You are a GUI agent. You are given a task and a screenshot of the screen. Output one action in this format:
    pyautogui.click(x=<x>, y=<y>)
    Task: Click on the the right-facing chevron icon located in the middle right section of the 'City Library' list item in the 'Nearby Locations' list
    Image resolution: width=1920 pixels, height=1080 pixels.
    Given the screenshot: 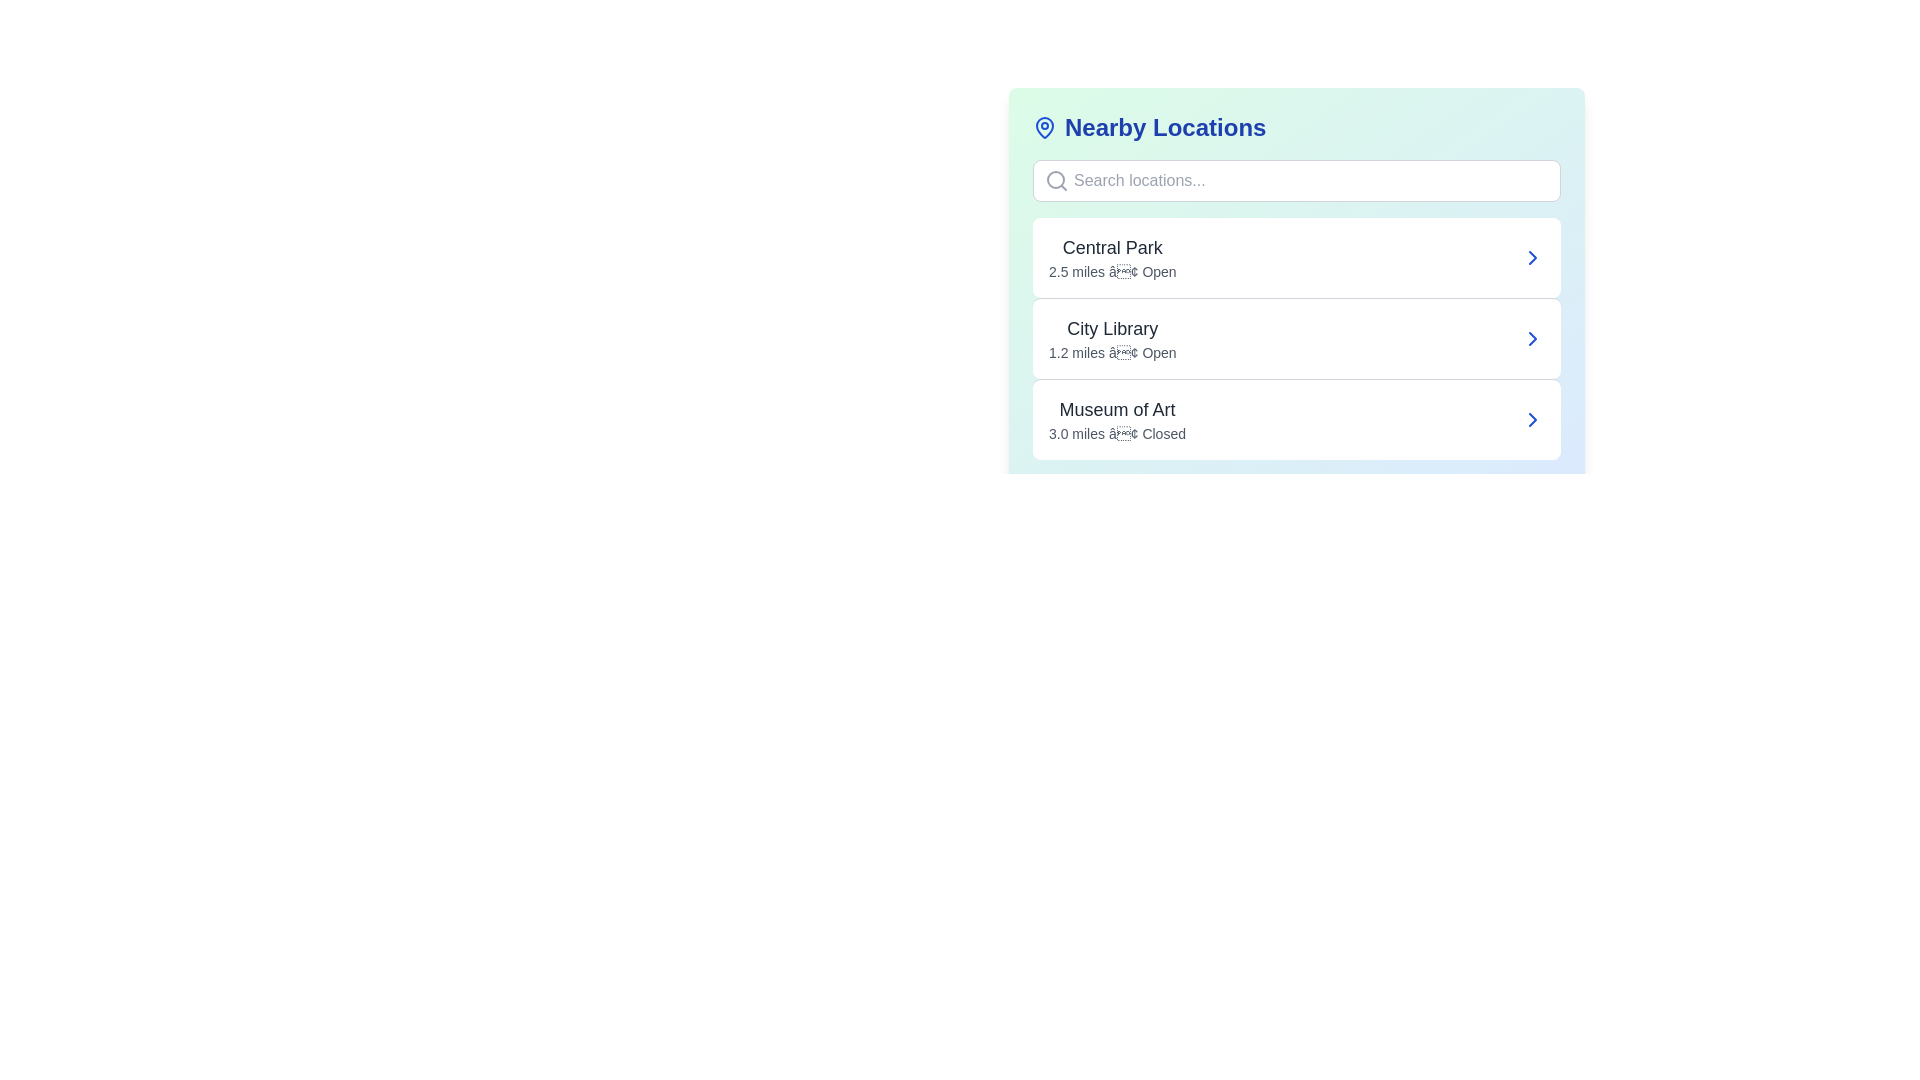 What is the action you would take?
    pyautogui.click(x=1531, y=338)
    